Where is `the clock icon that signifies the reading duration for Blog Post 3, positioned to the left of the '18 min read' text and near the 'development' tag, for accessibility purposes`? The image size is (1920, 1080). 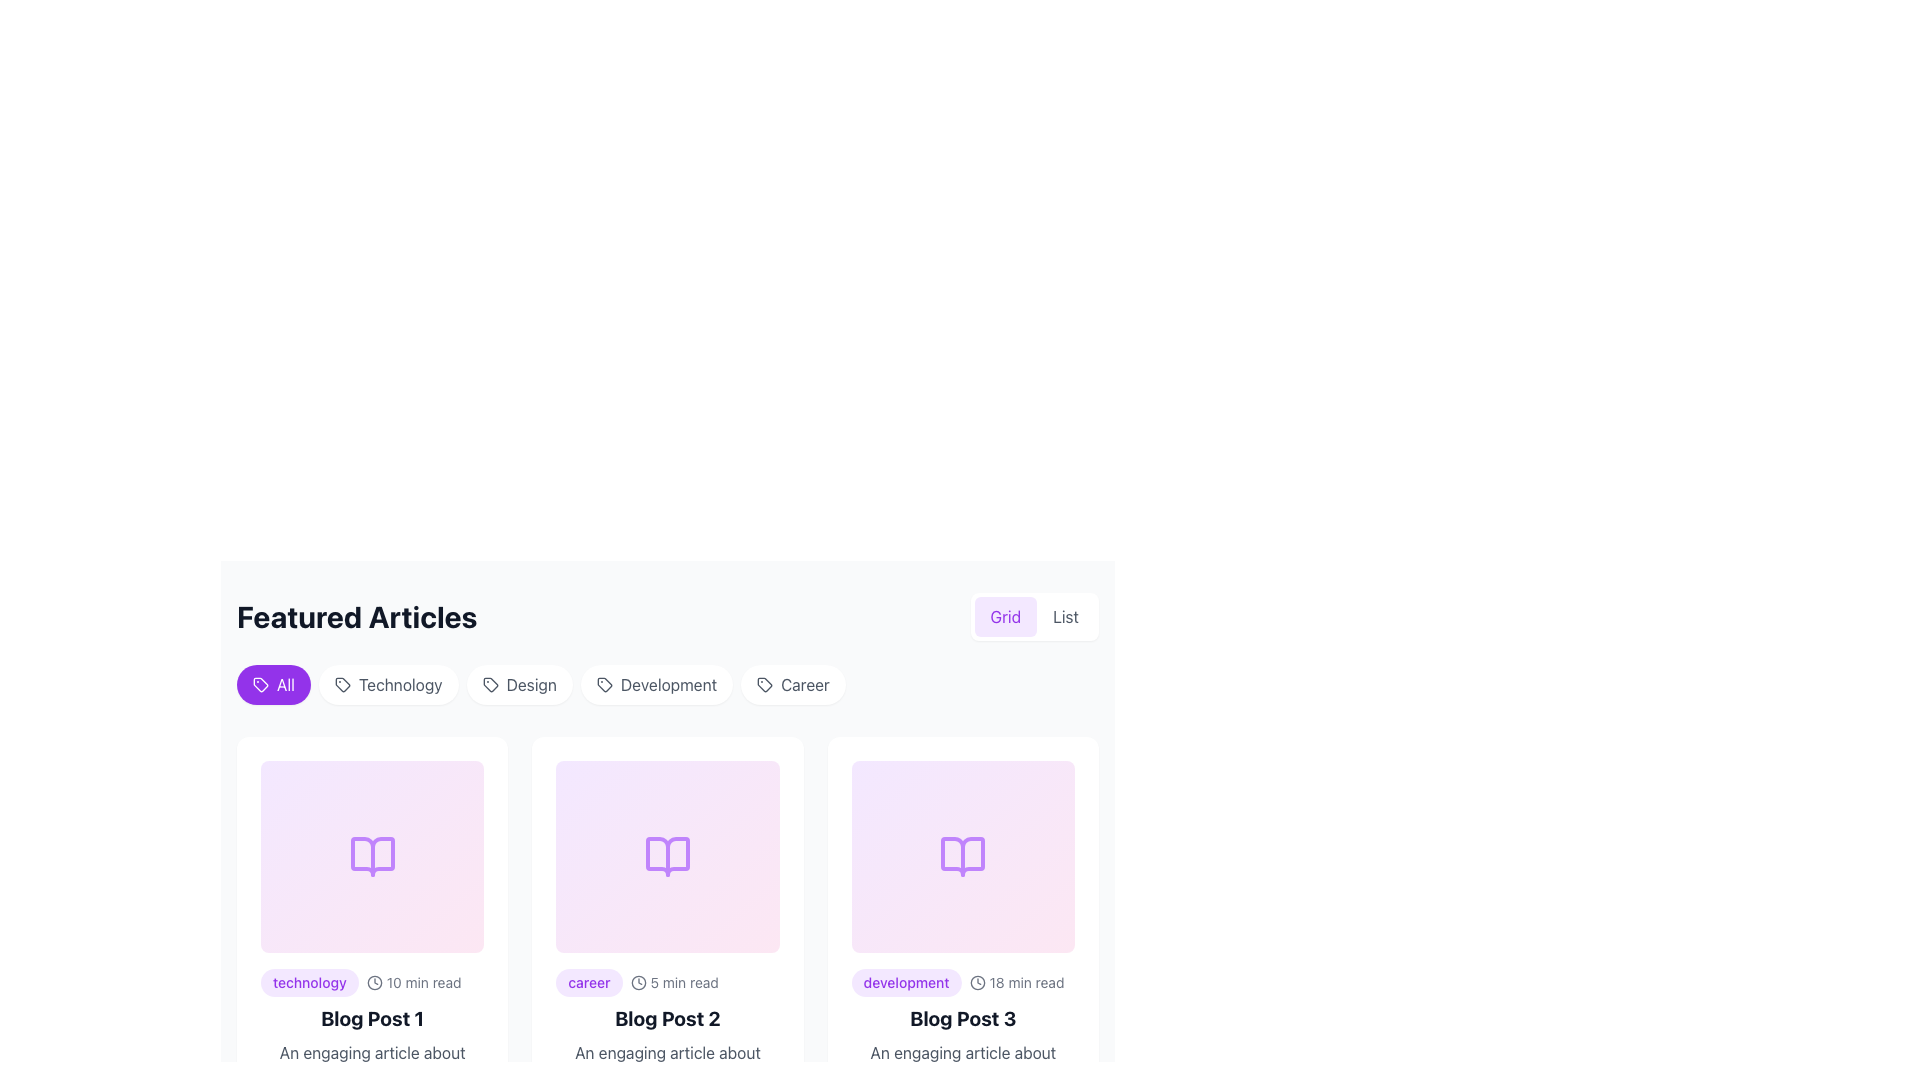 the clock icon that signifies the reading duration for Blog Post 3, positioned to the left of the '18 min read' text and near the 'development' tag, for accessibility purposes is located at coordinates (977, 982).